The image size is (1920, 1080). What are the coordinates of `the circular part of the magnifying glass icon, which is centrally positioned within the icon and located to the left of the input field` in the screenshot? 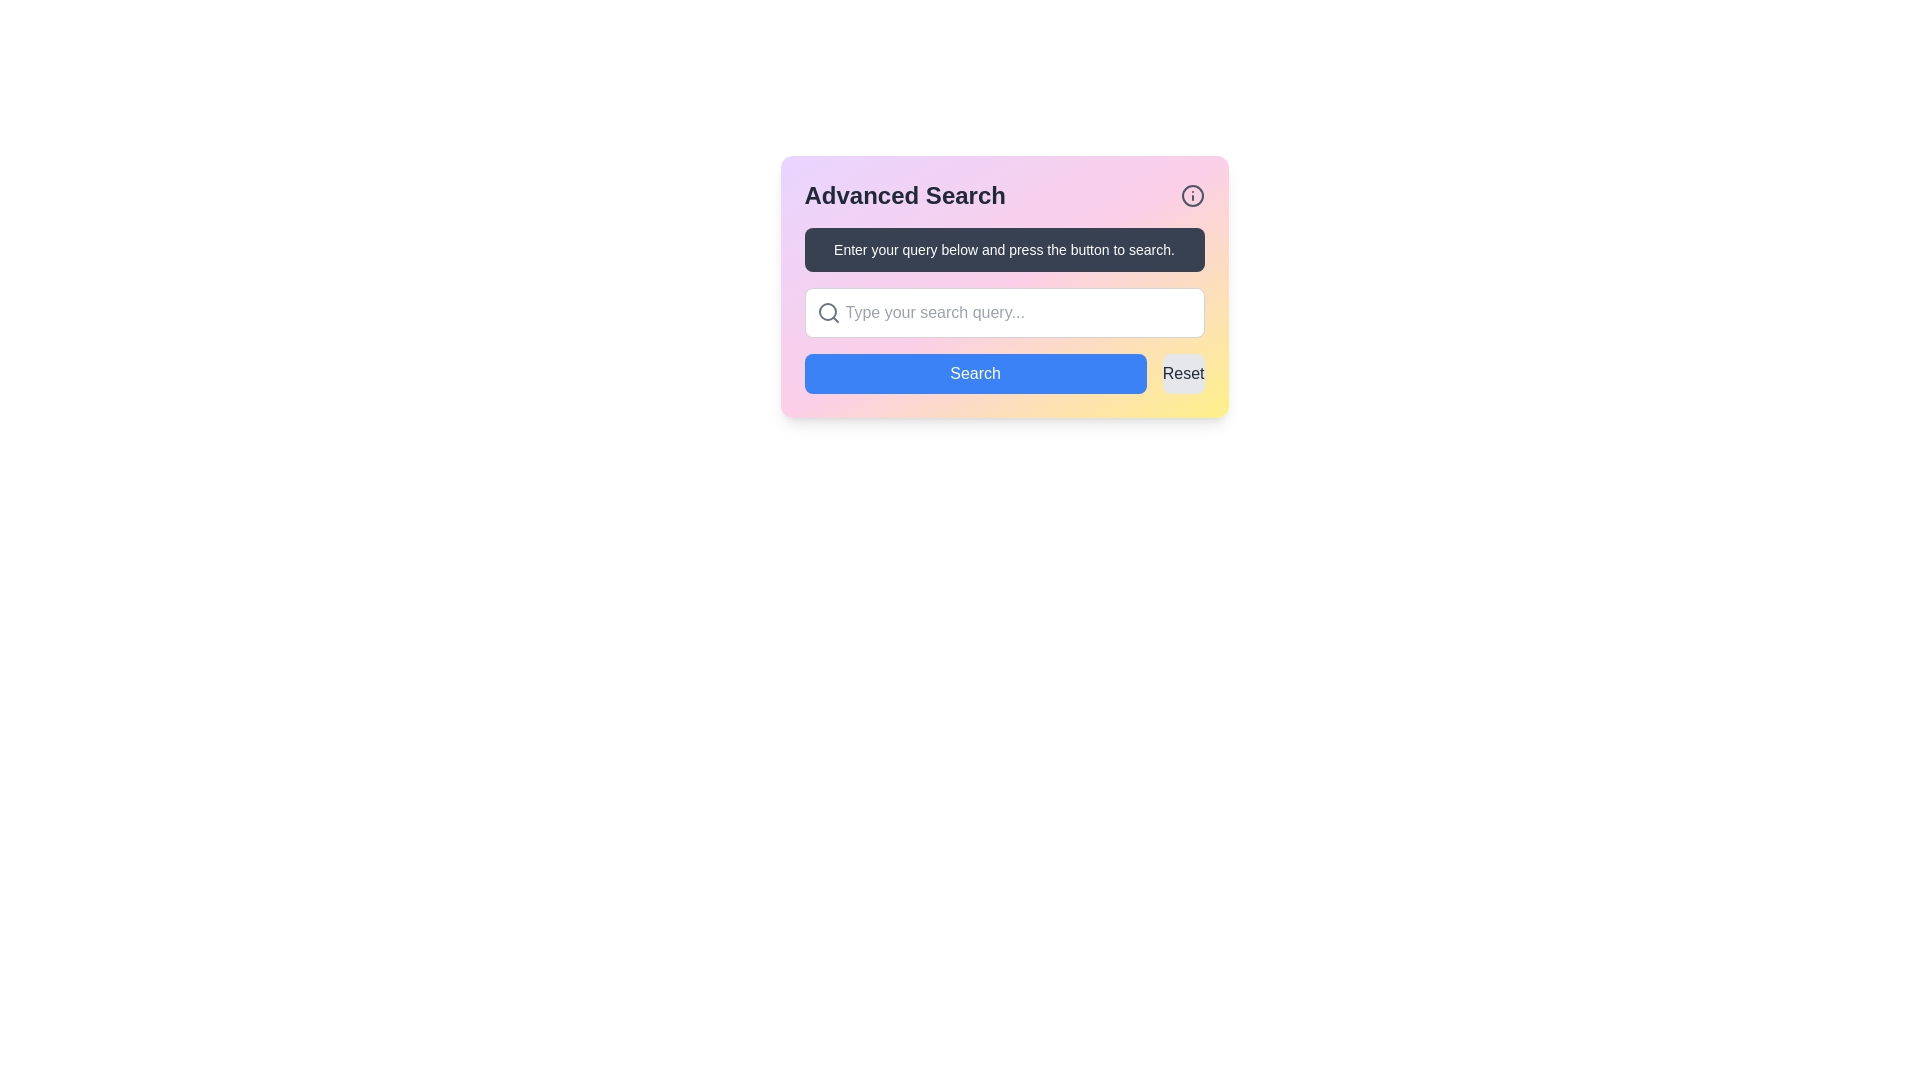 It's located at (827, 312).